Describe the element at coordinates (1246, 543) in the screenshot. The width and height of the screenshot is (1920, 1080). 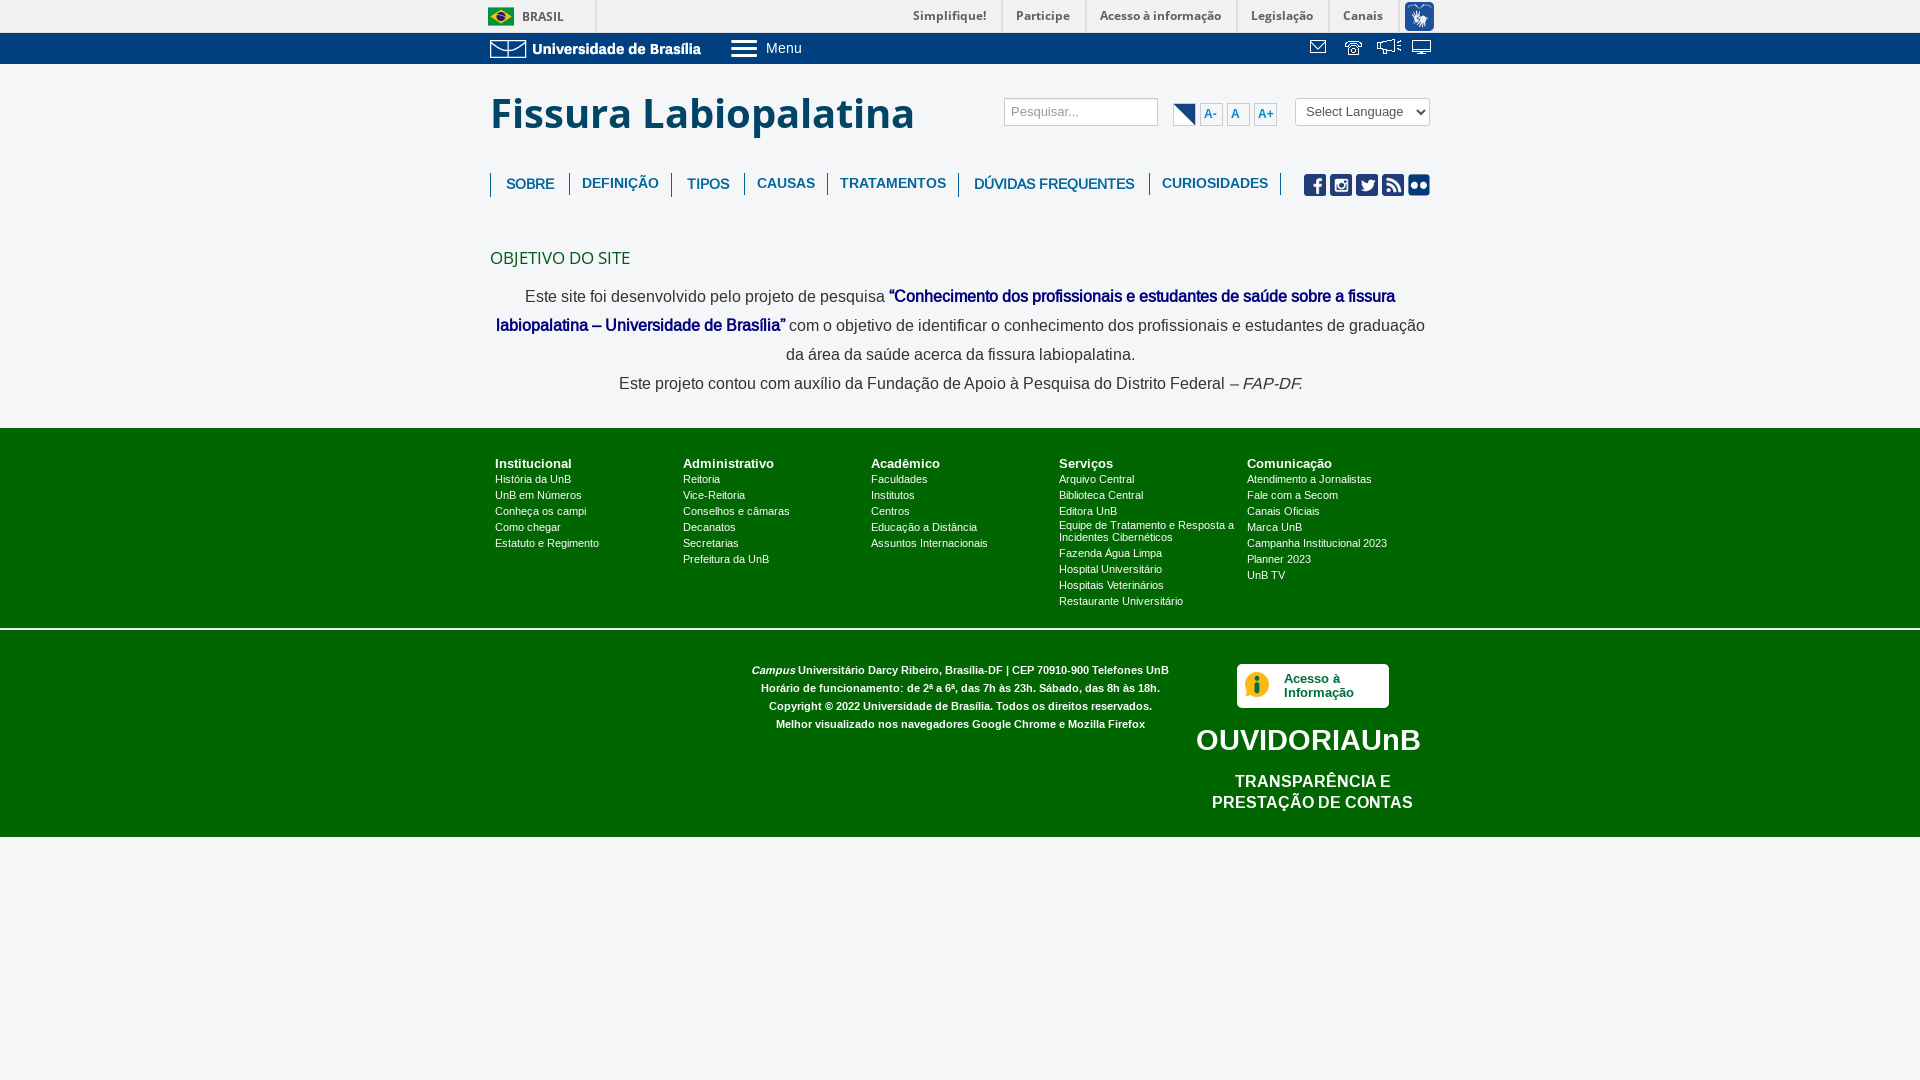
I see `'Campanha Institucional 2023'` at that location.